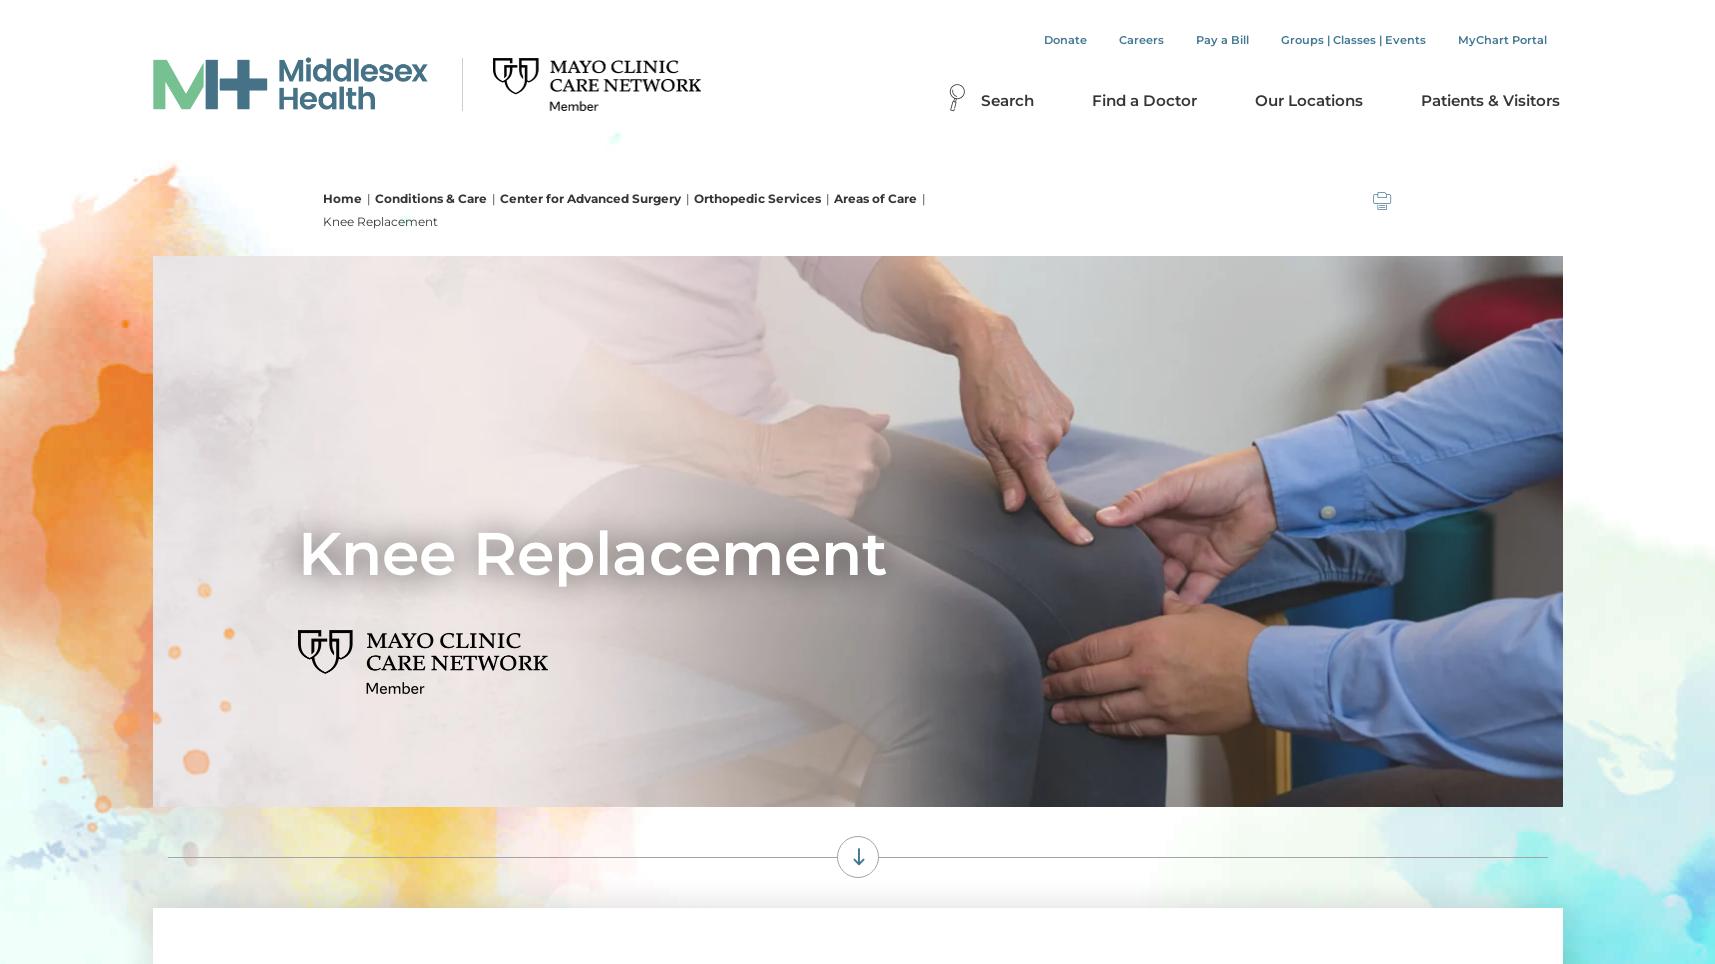 The height and width of the screenshot is (964, 1715). What do you see at coordinates (340, 197) in the screenshot?
I see `'Home'` at bounding box center [340, 197].